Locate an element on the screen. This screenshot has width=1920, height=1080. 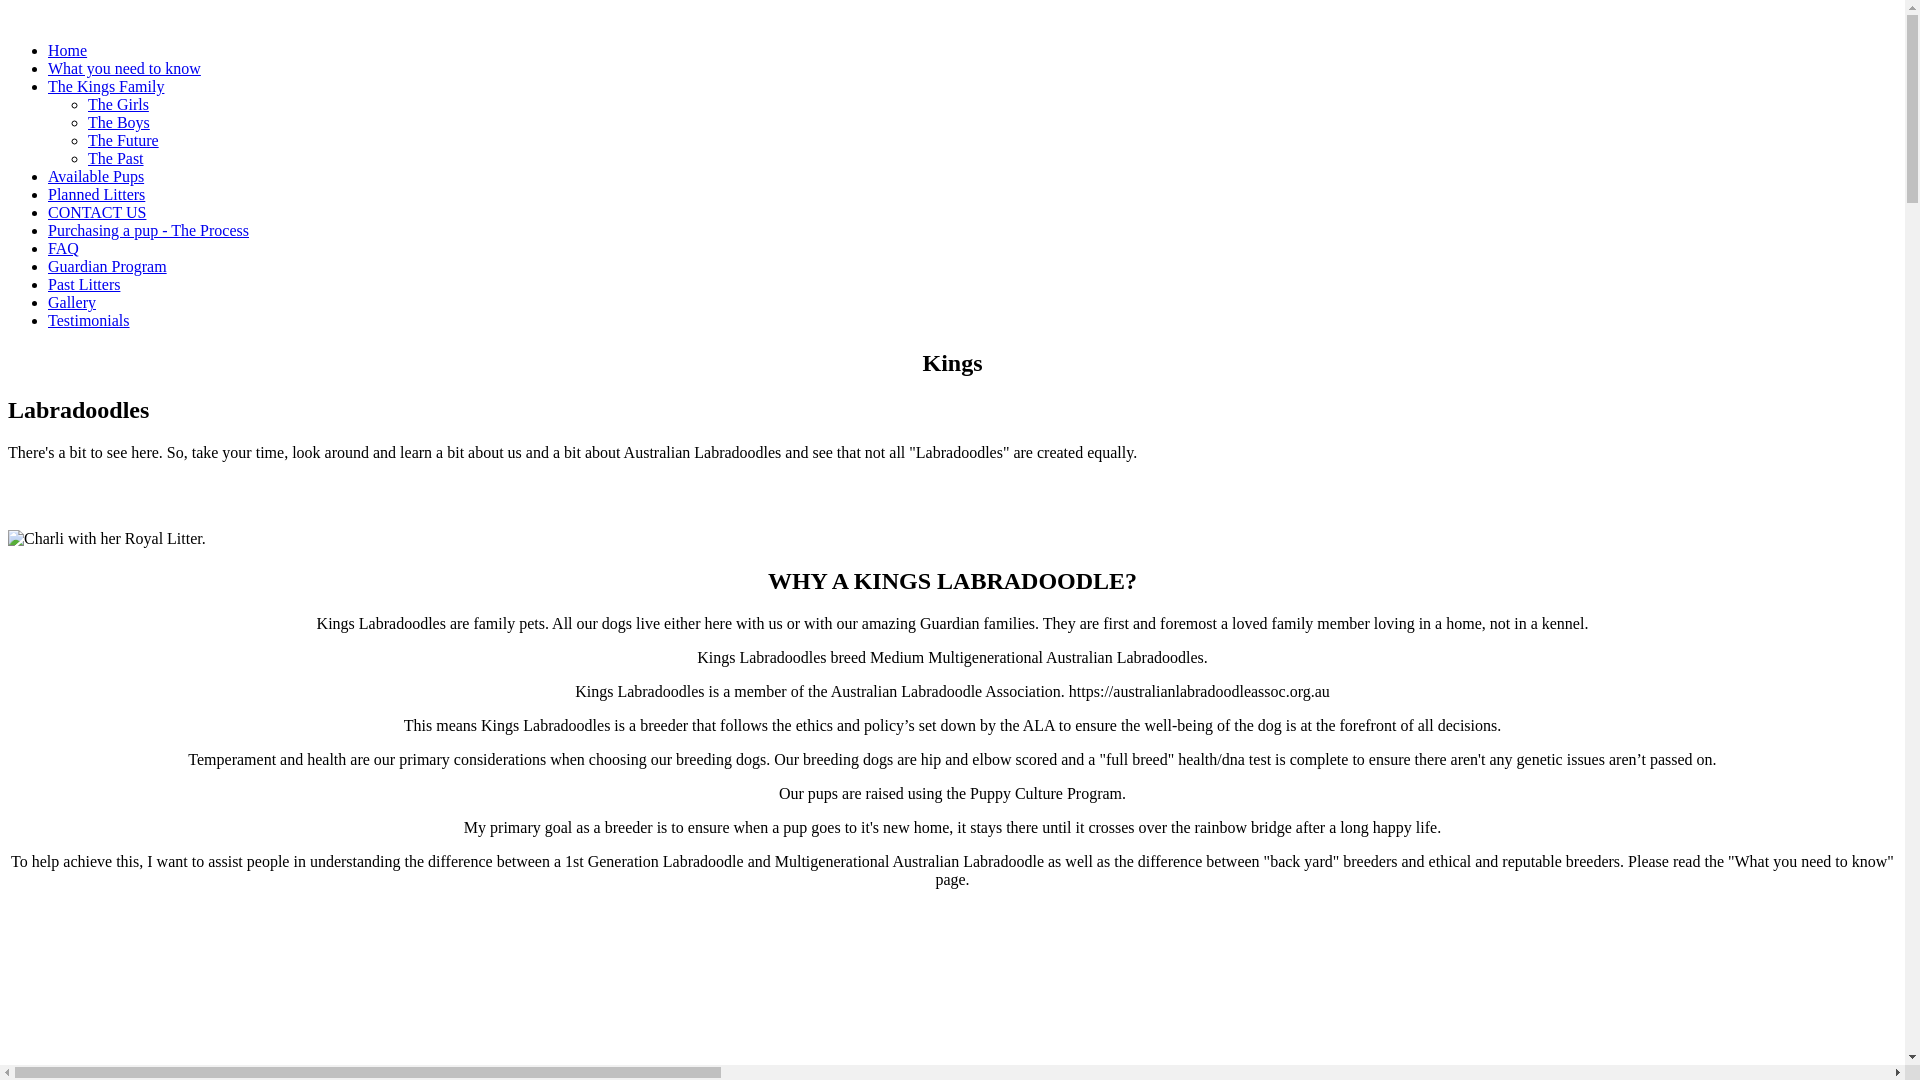
'The Boys' is located at coordinates (118, 122).